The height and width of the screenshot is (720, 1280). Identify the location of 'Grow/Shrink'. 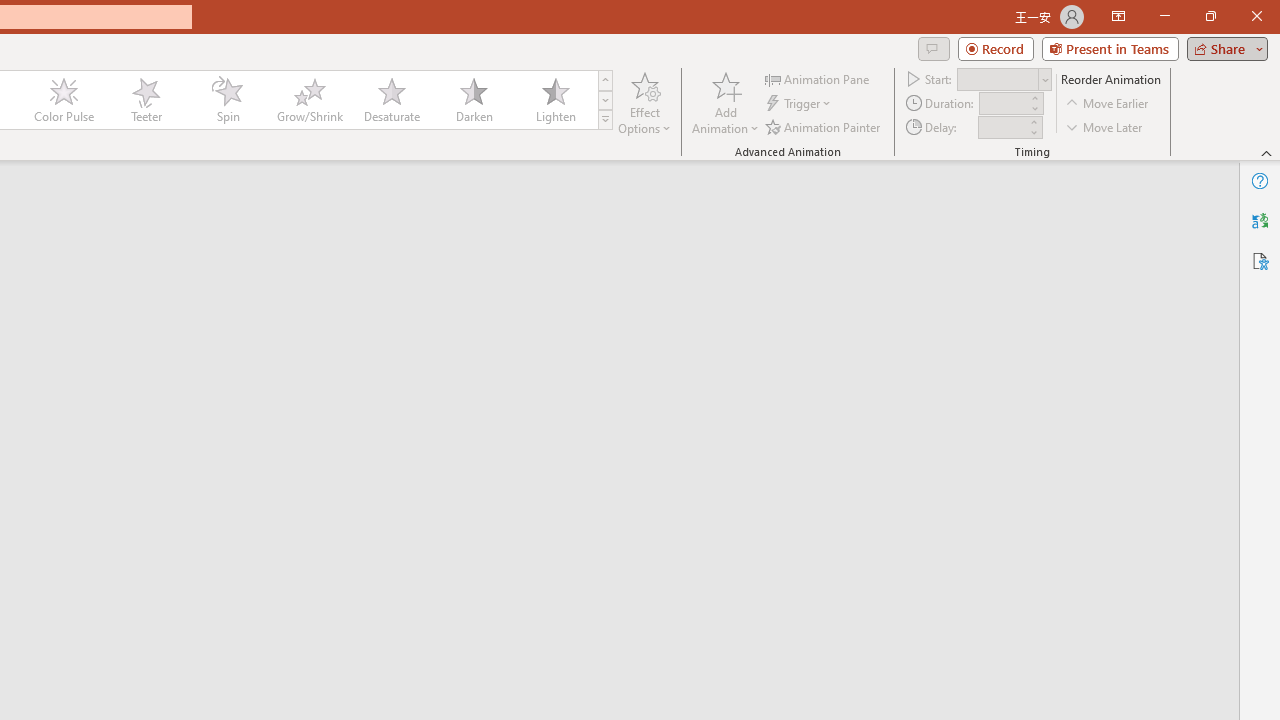
(308, 100).